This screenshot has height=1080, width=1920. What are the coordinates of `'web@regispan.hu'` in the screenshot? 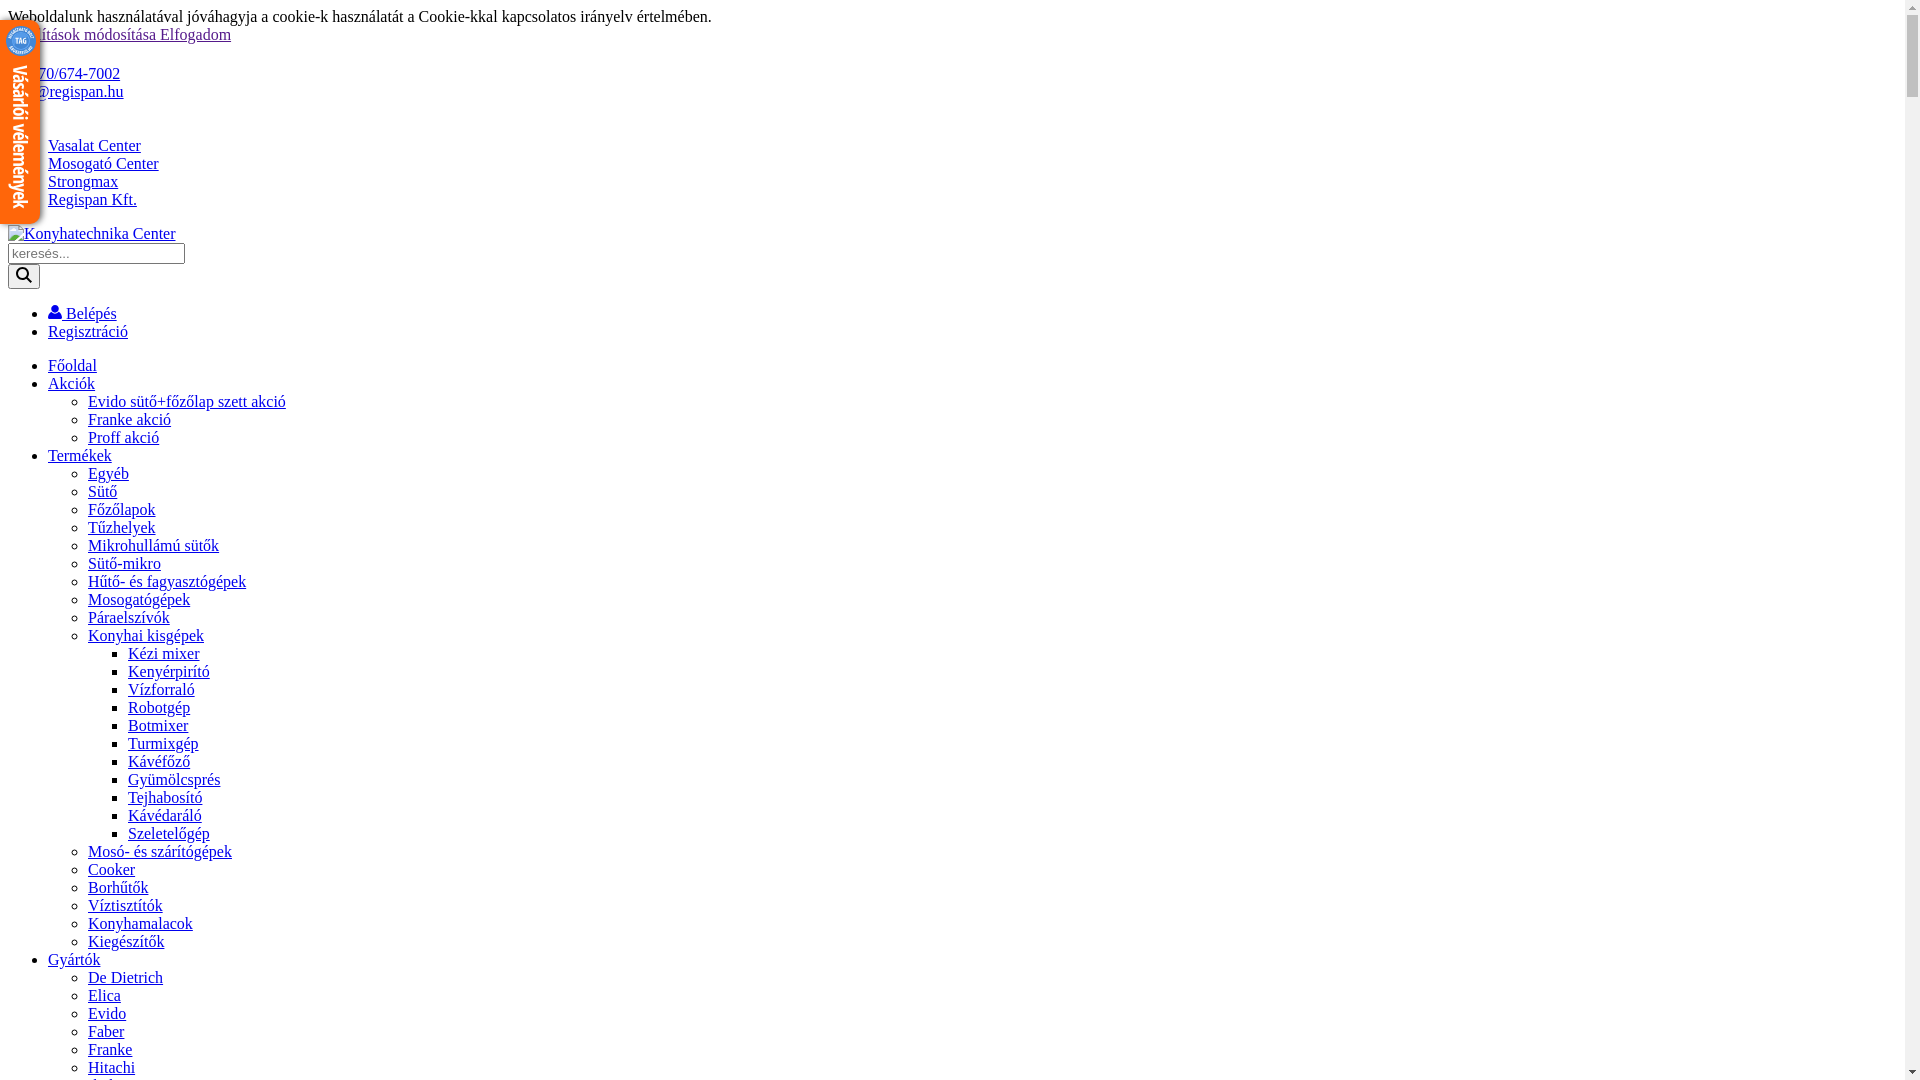 It's located at (66, 91).